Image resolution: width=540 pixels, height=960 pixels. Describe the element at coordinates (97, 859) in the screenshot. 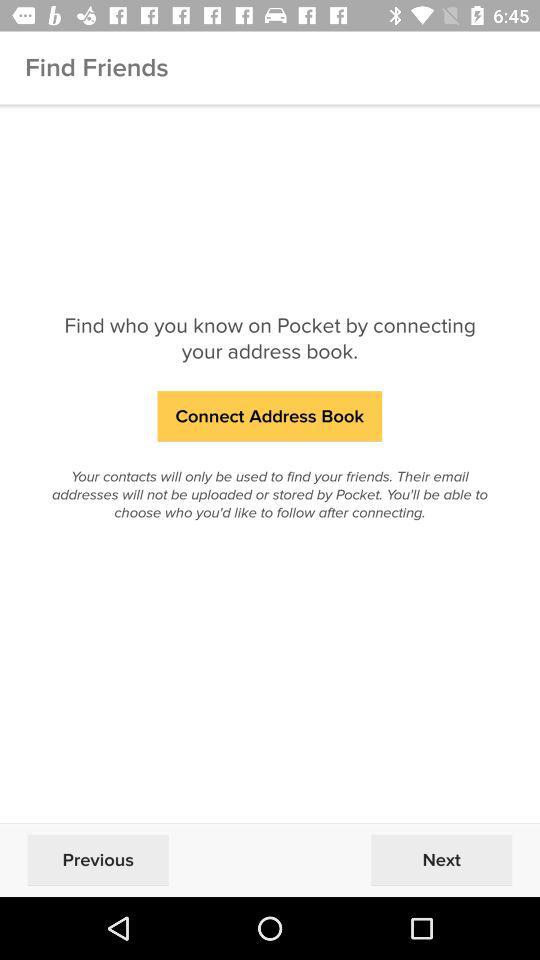

I see `the previous` at that location.